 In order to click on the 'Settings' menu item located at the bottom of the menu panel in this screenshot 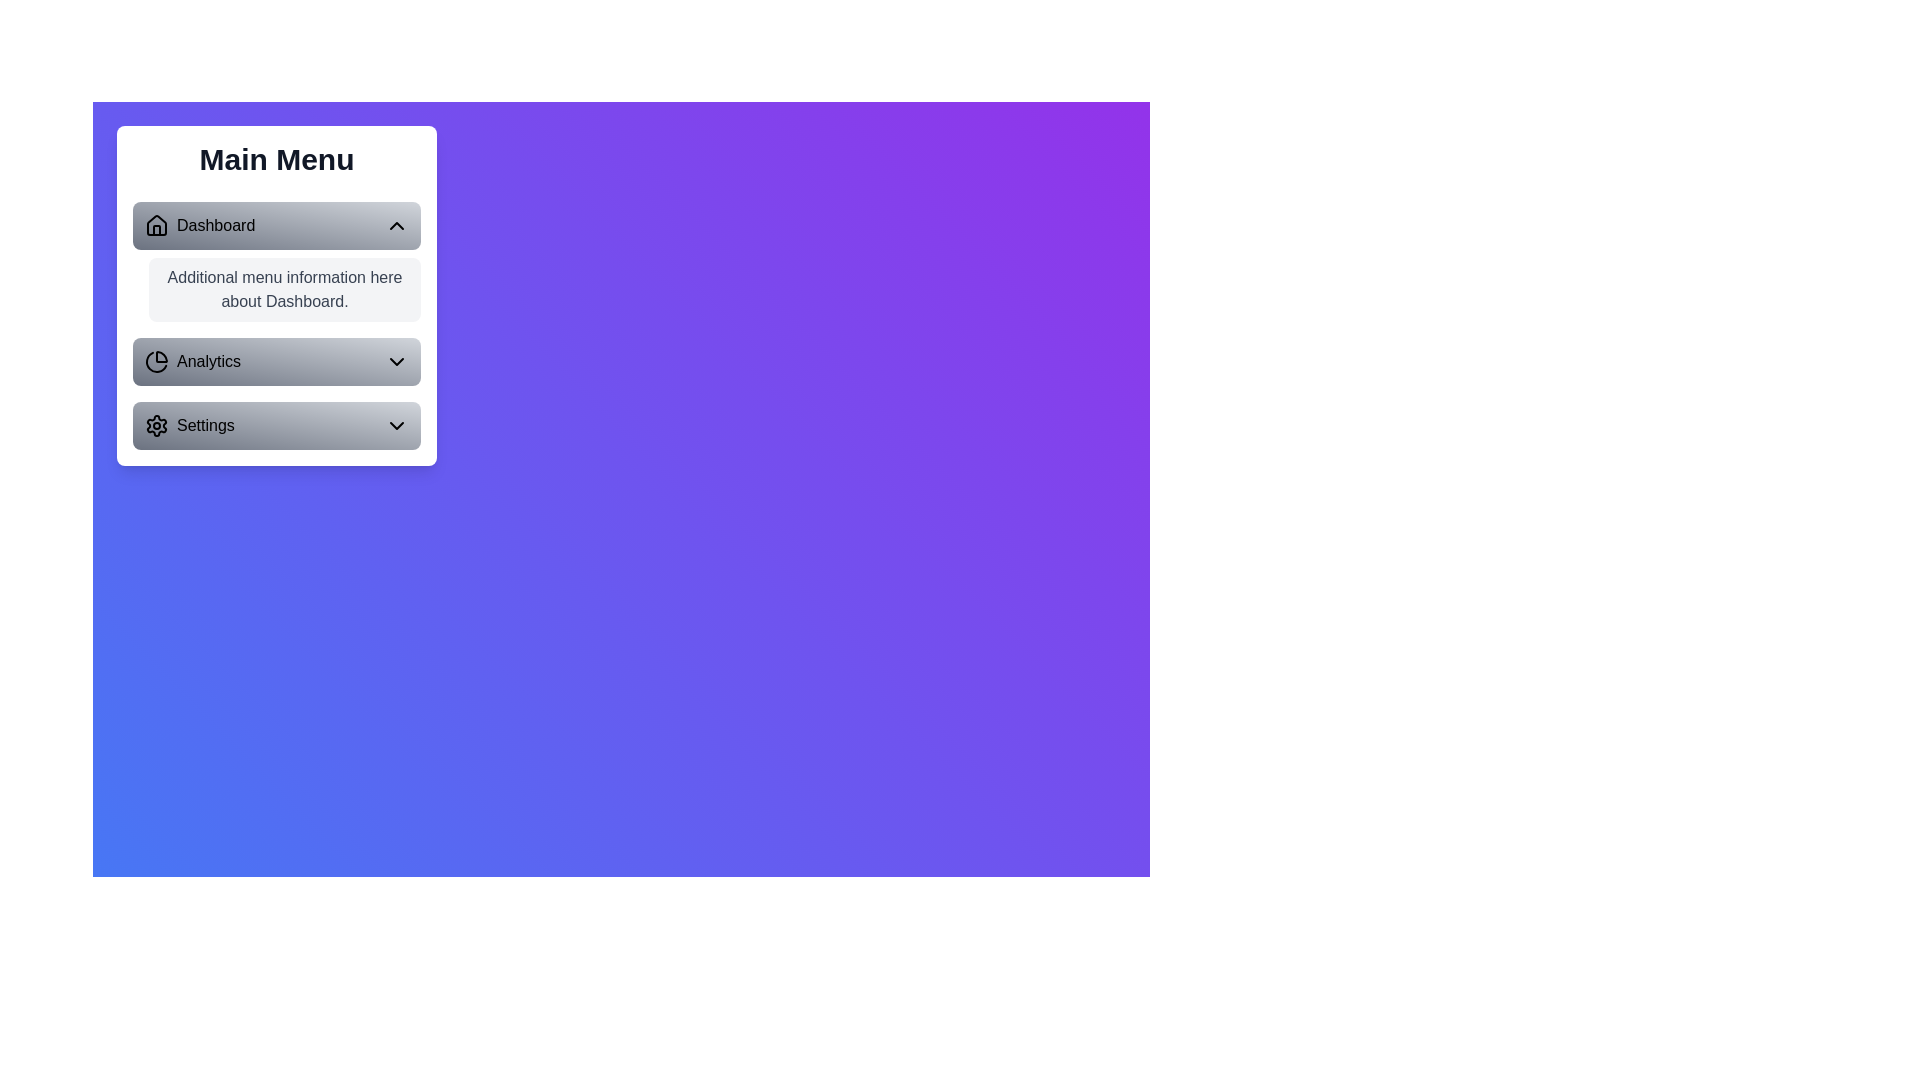, I will do `click(189, 424)`.